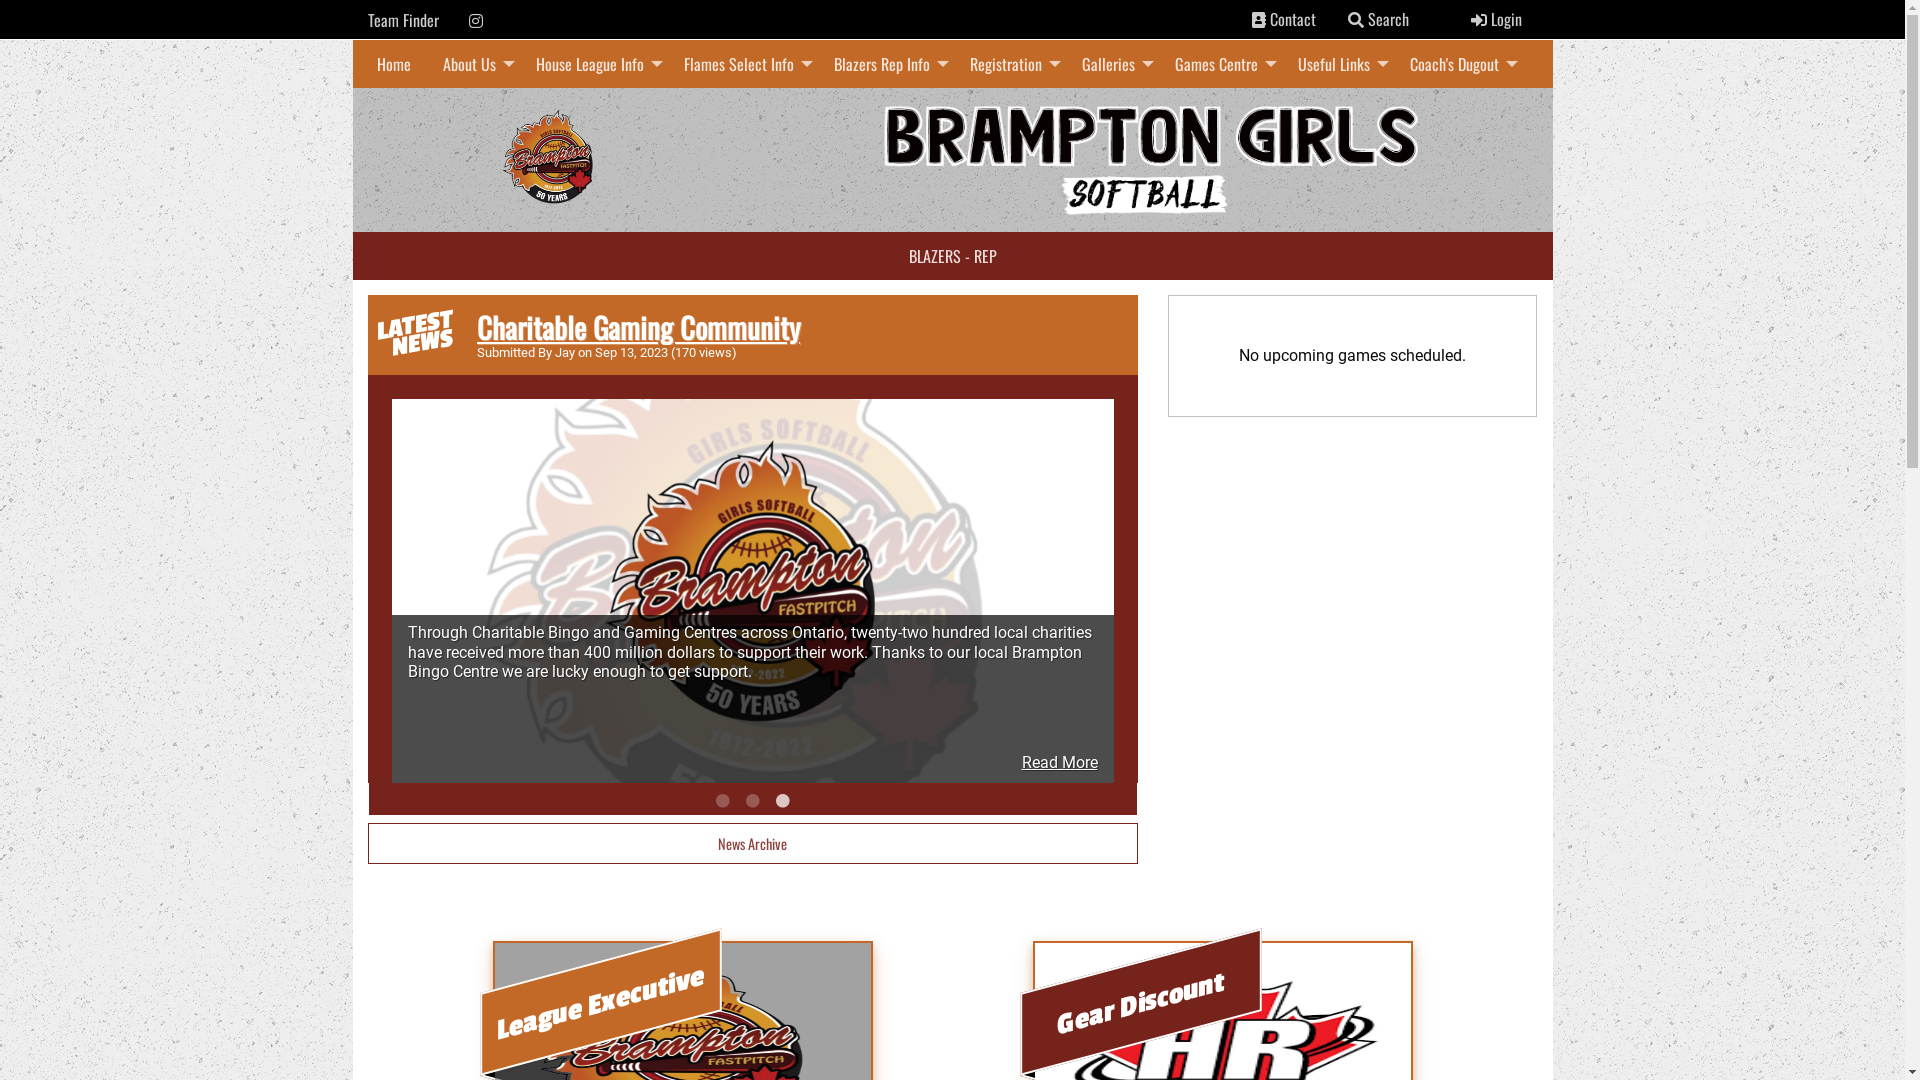 The width and height of the screenshot is (1920, 1080). Describe the element at coordinates (817, 63) in the screenshot. I see `'Blazers Rep Info'` at that location.